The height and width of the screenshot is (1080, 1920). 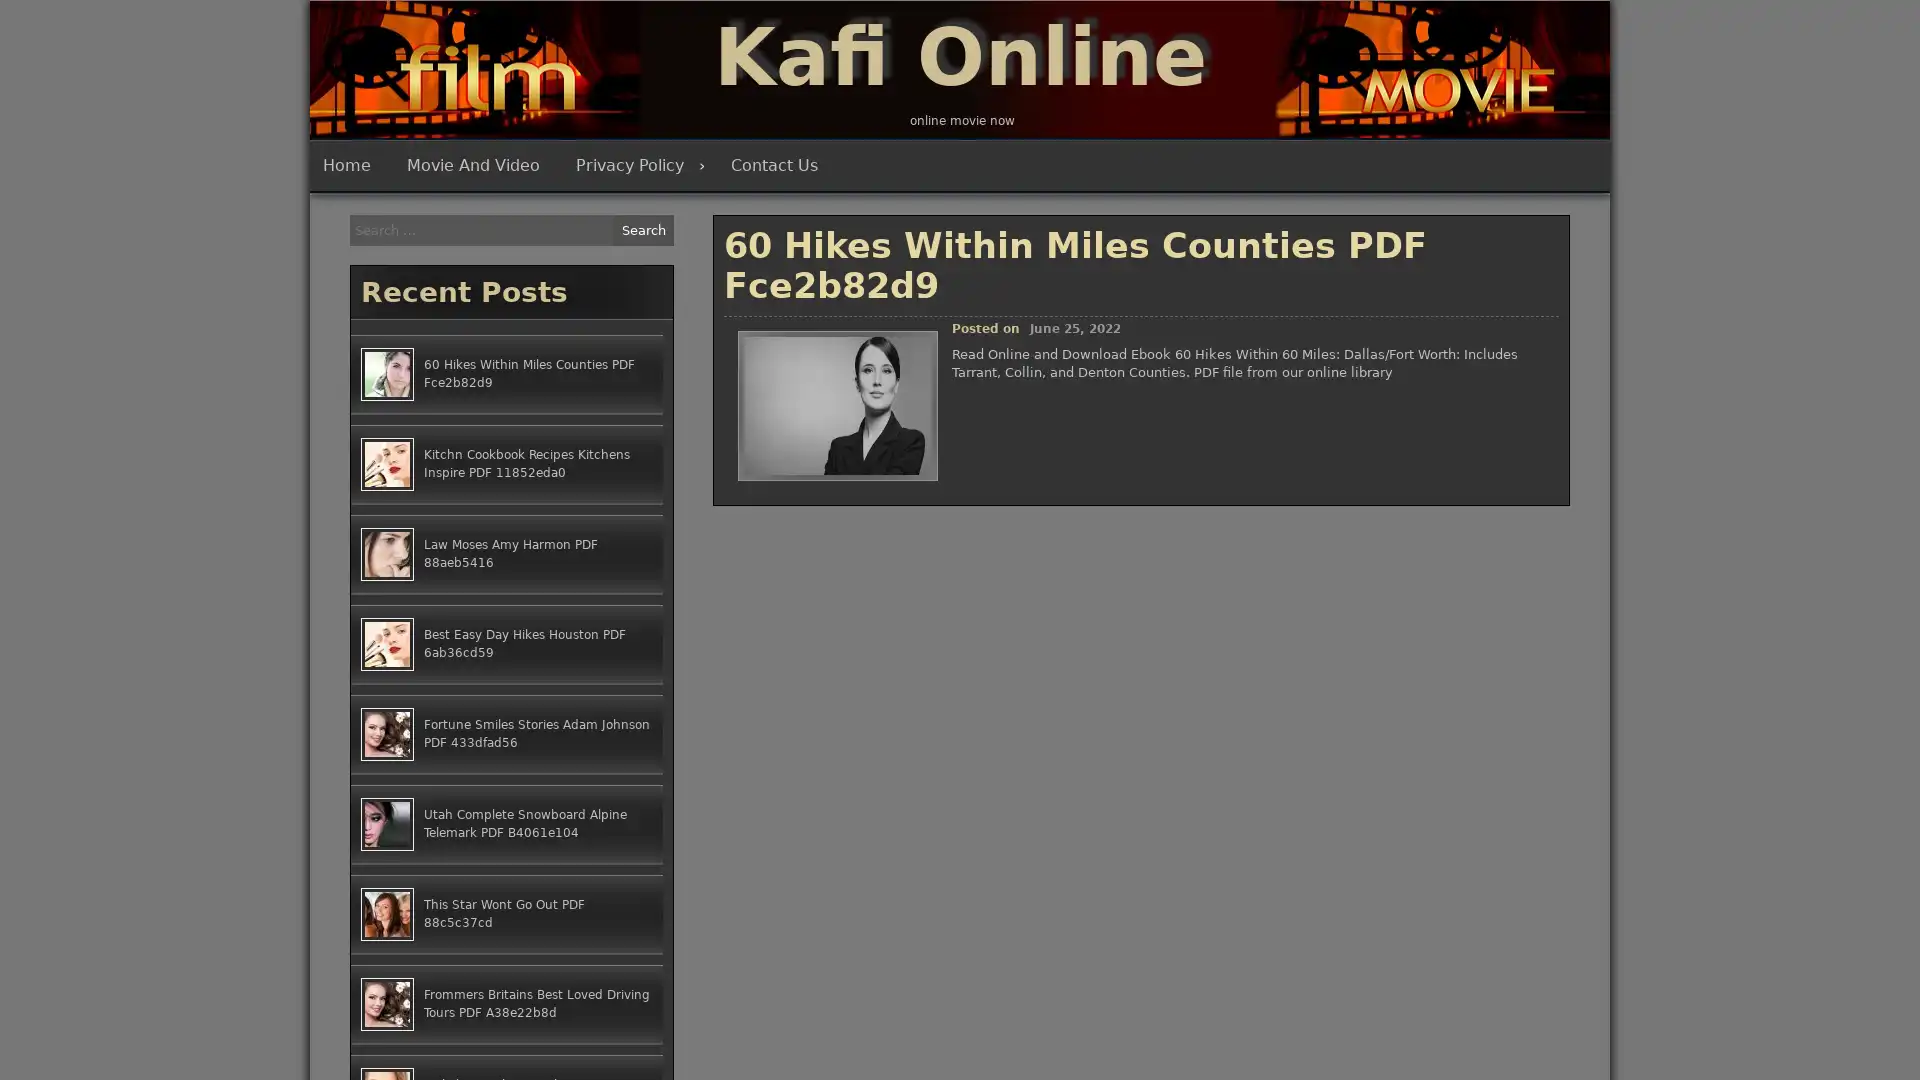 I want to click on Search, so click(x=643, y=229).